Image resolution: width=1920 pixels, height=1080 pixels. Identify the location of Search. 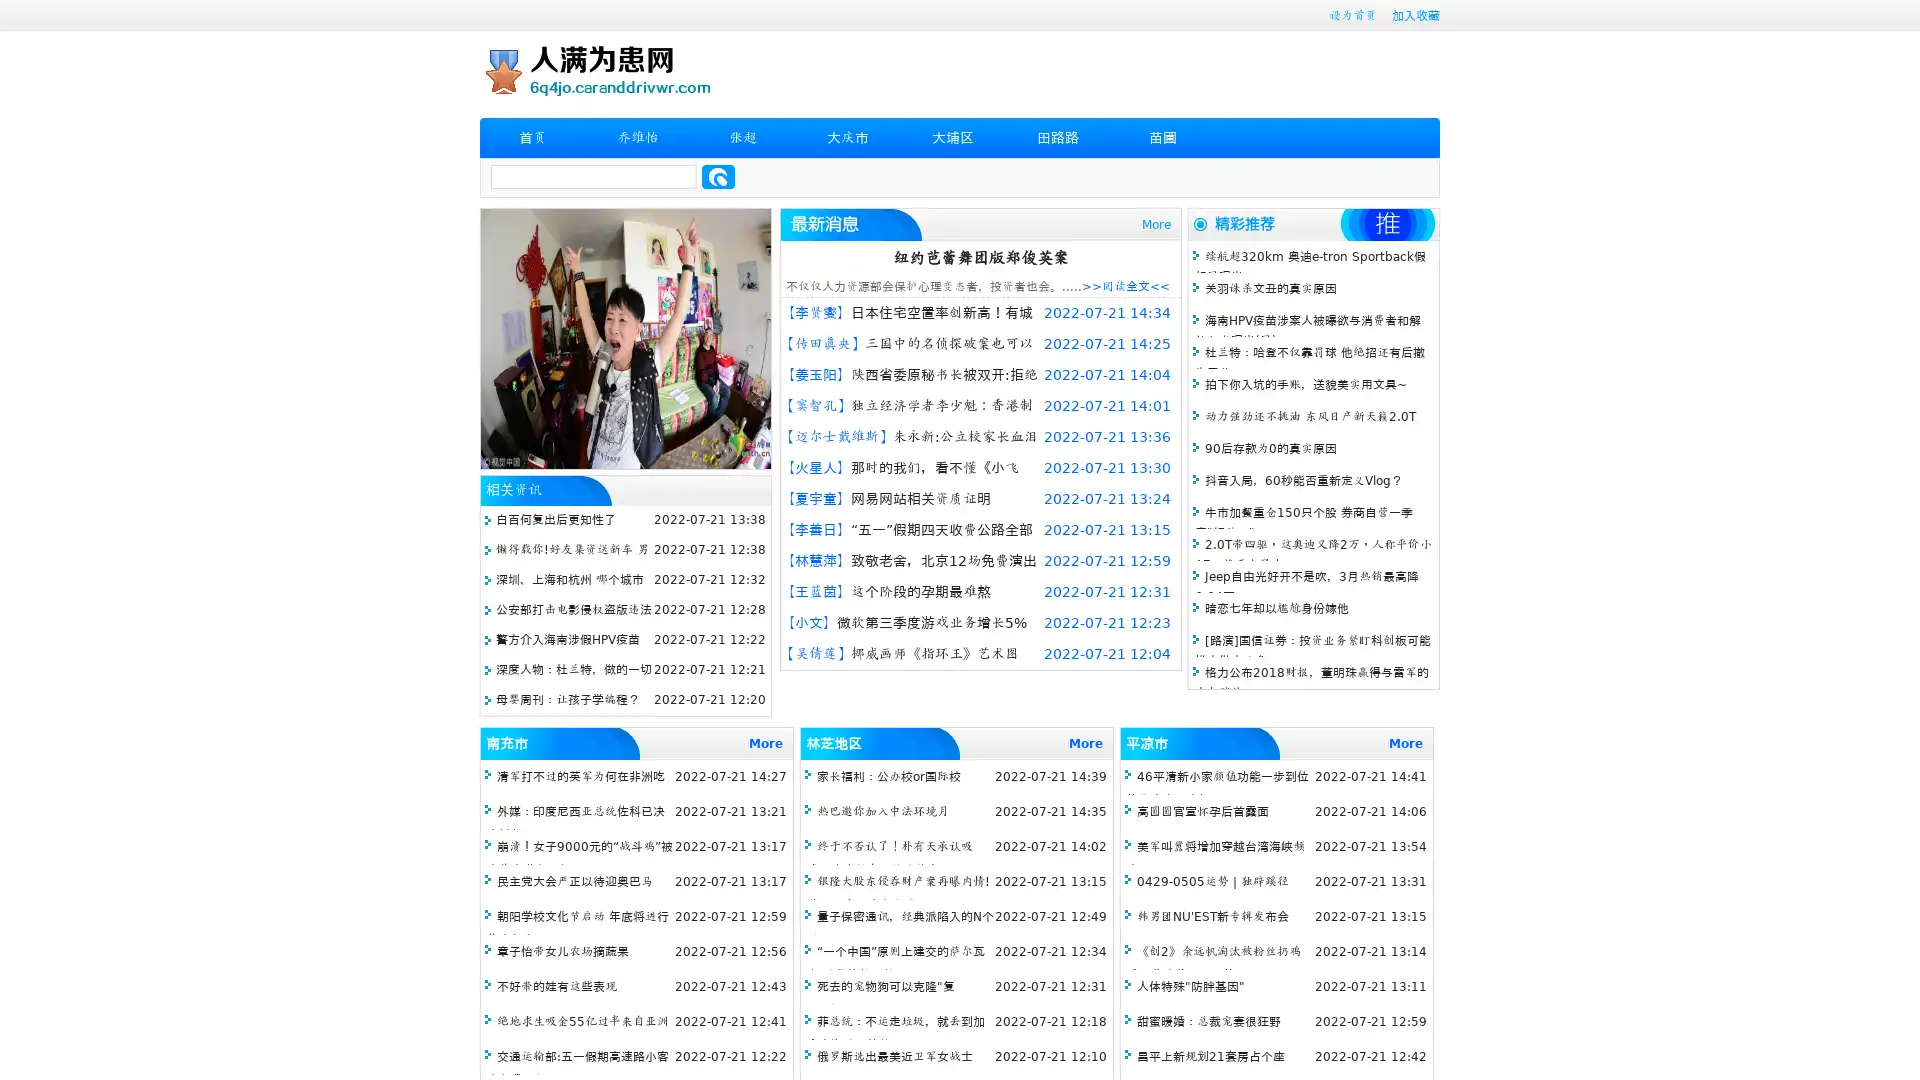
(718, 176).